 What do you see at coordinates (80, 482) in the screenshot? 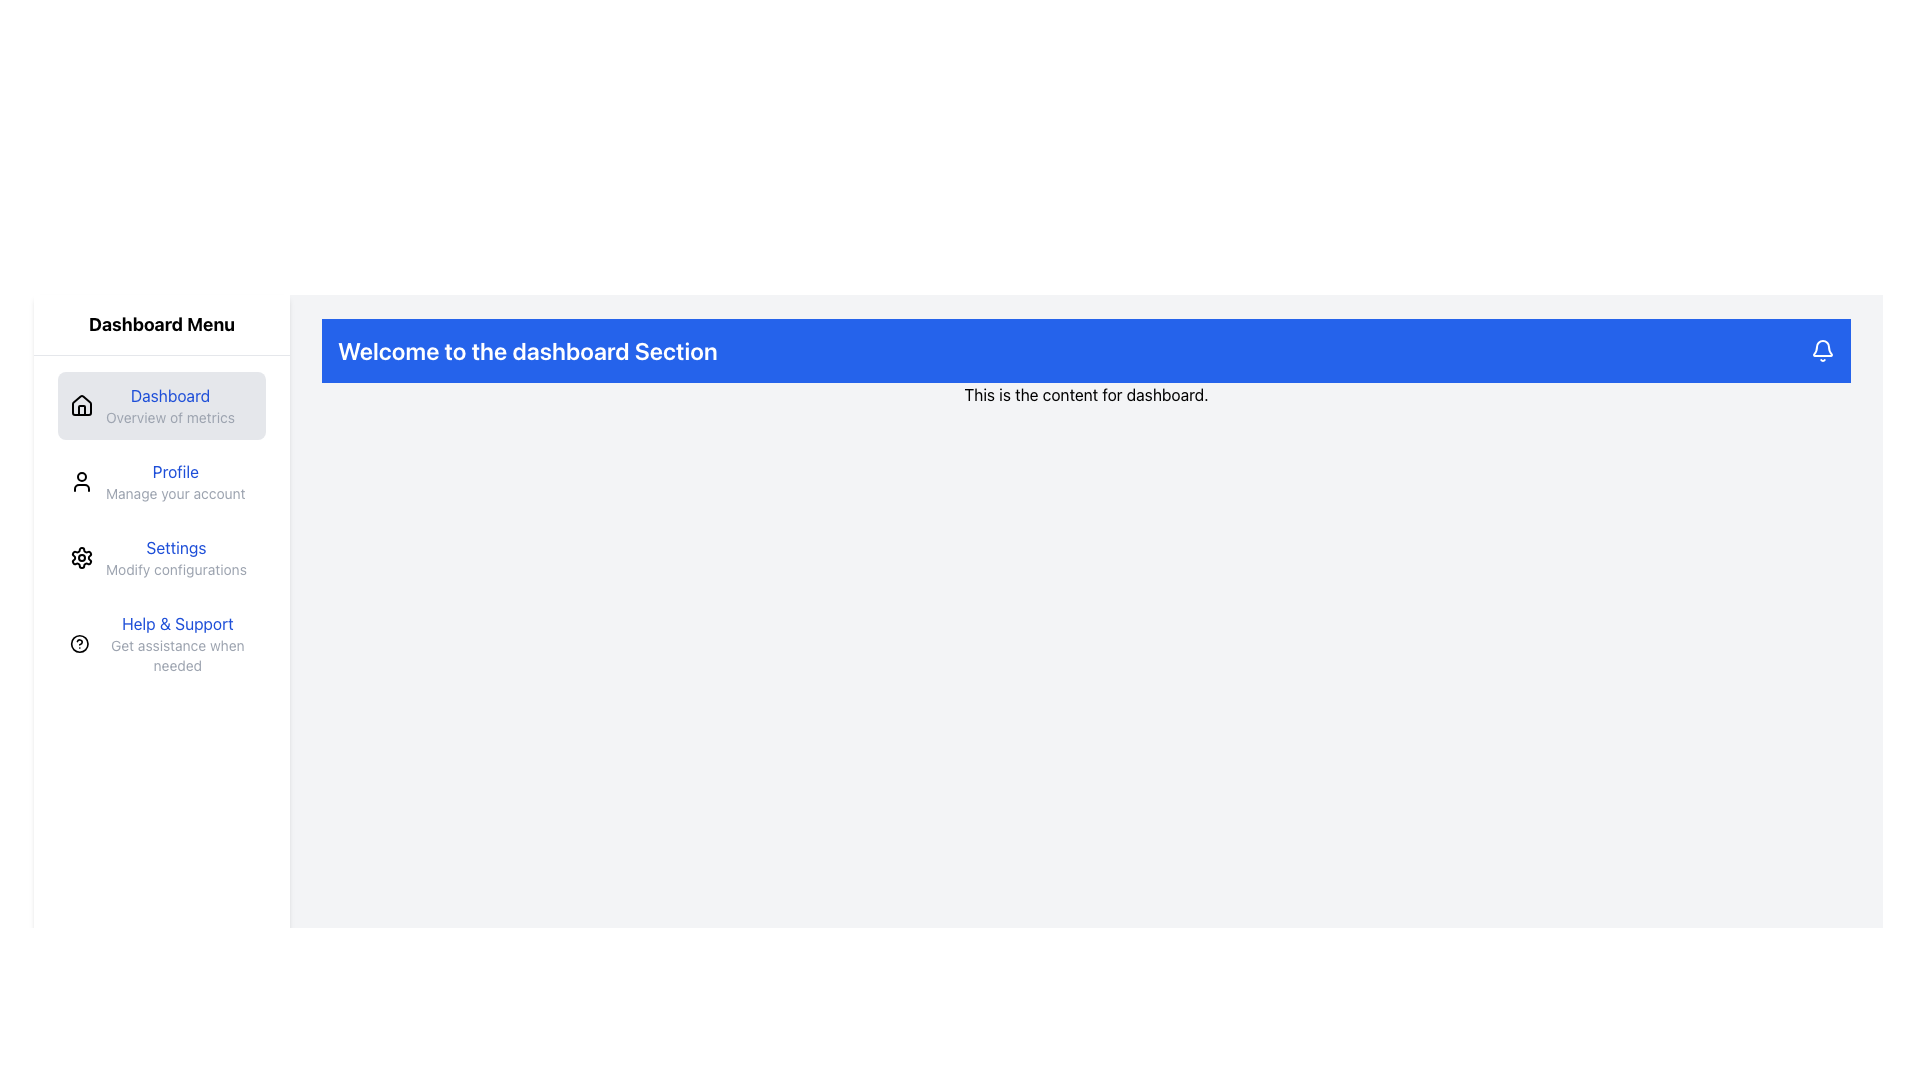
I see `the user silhouette icon located in the 'Profile' menu item section` at bounding box center [80, 482].